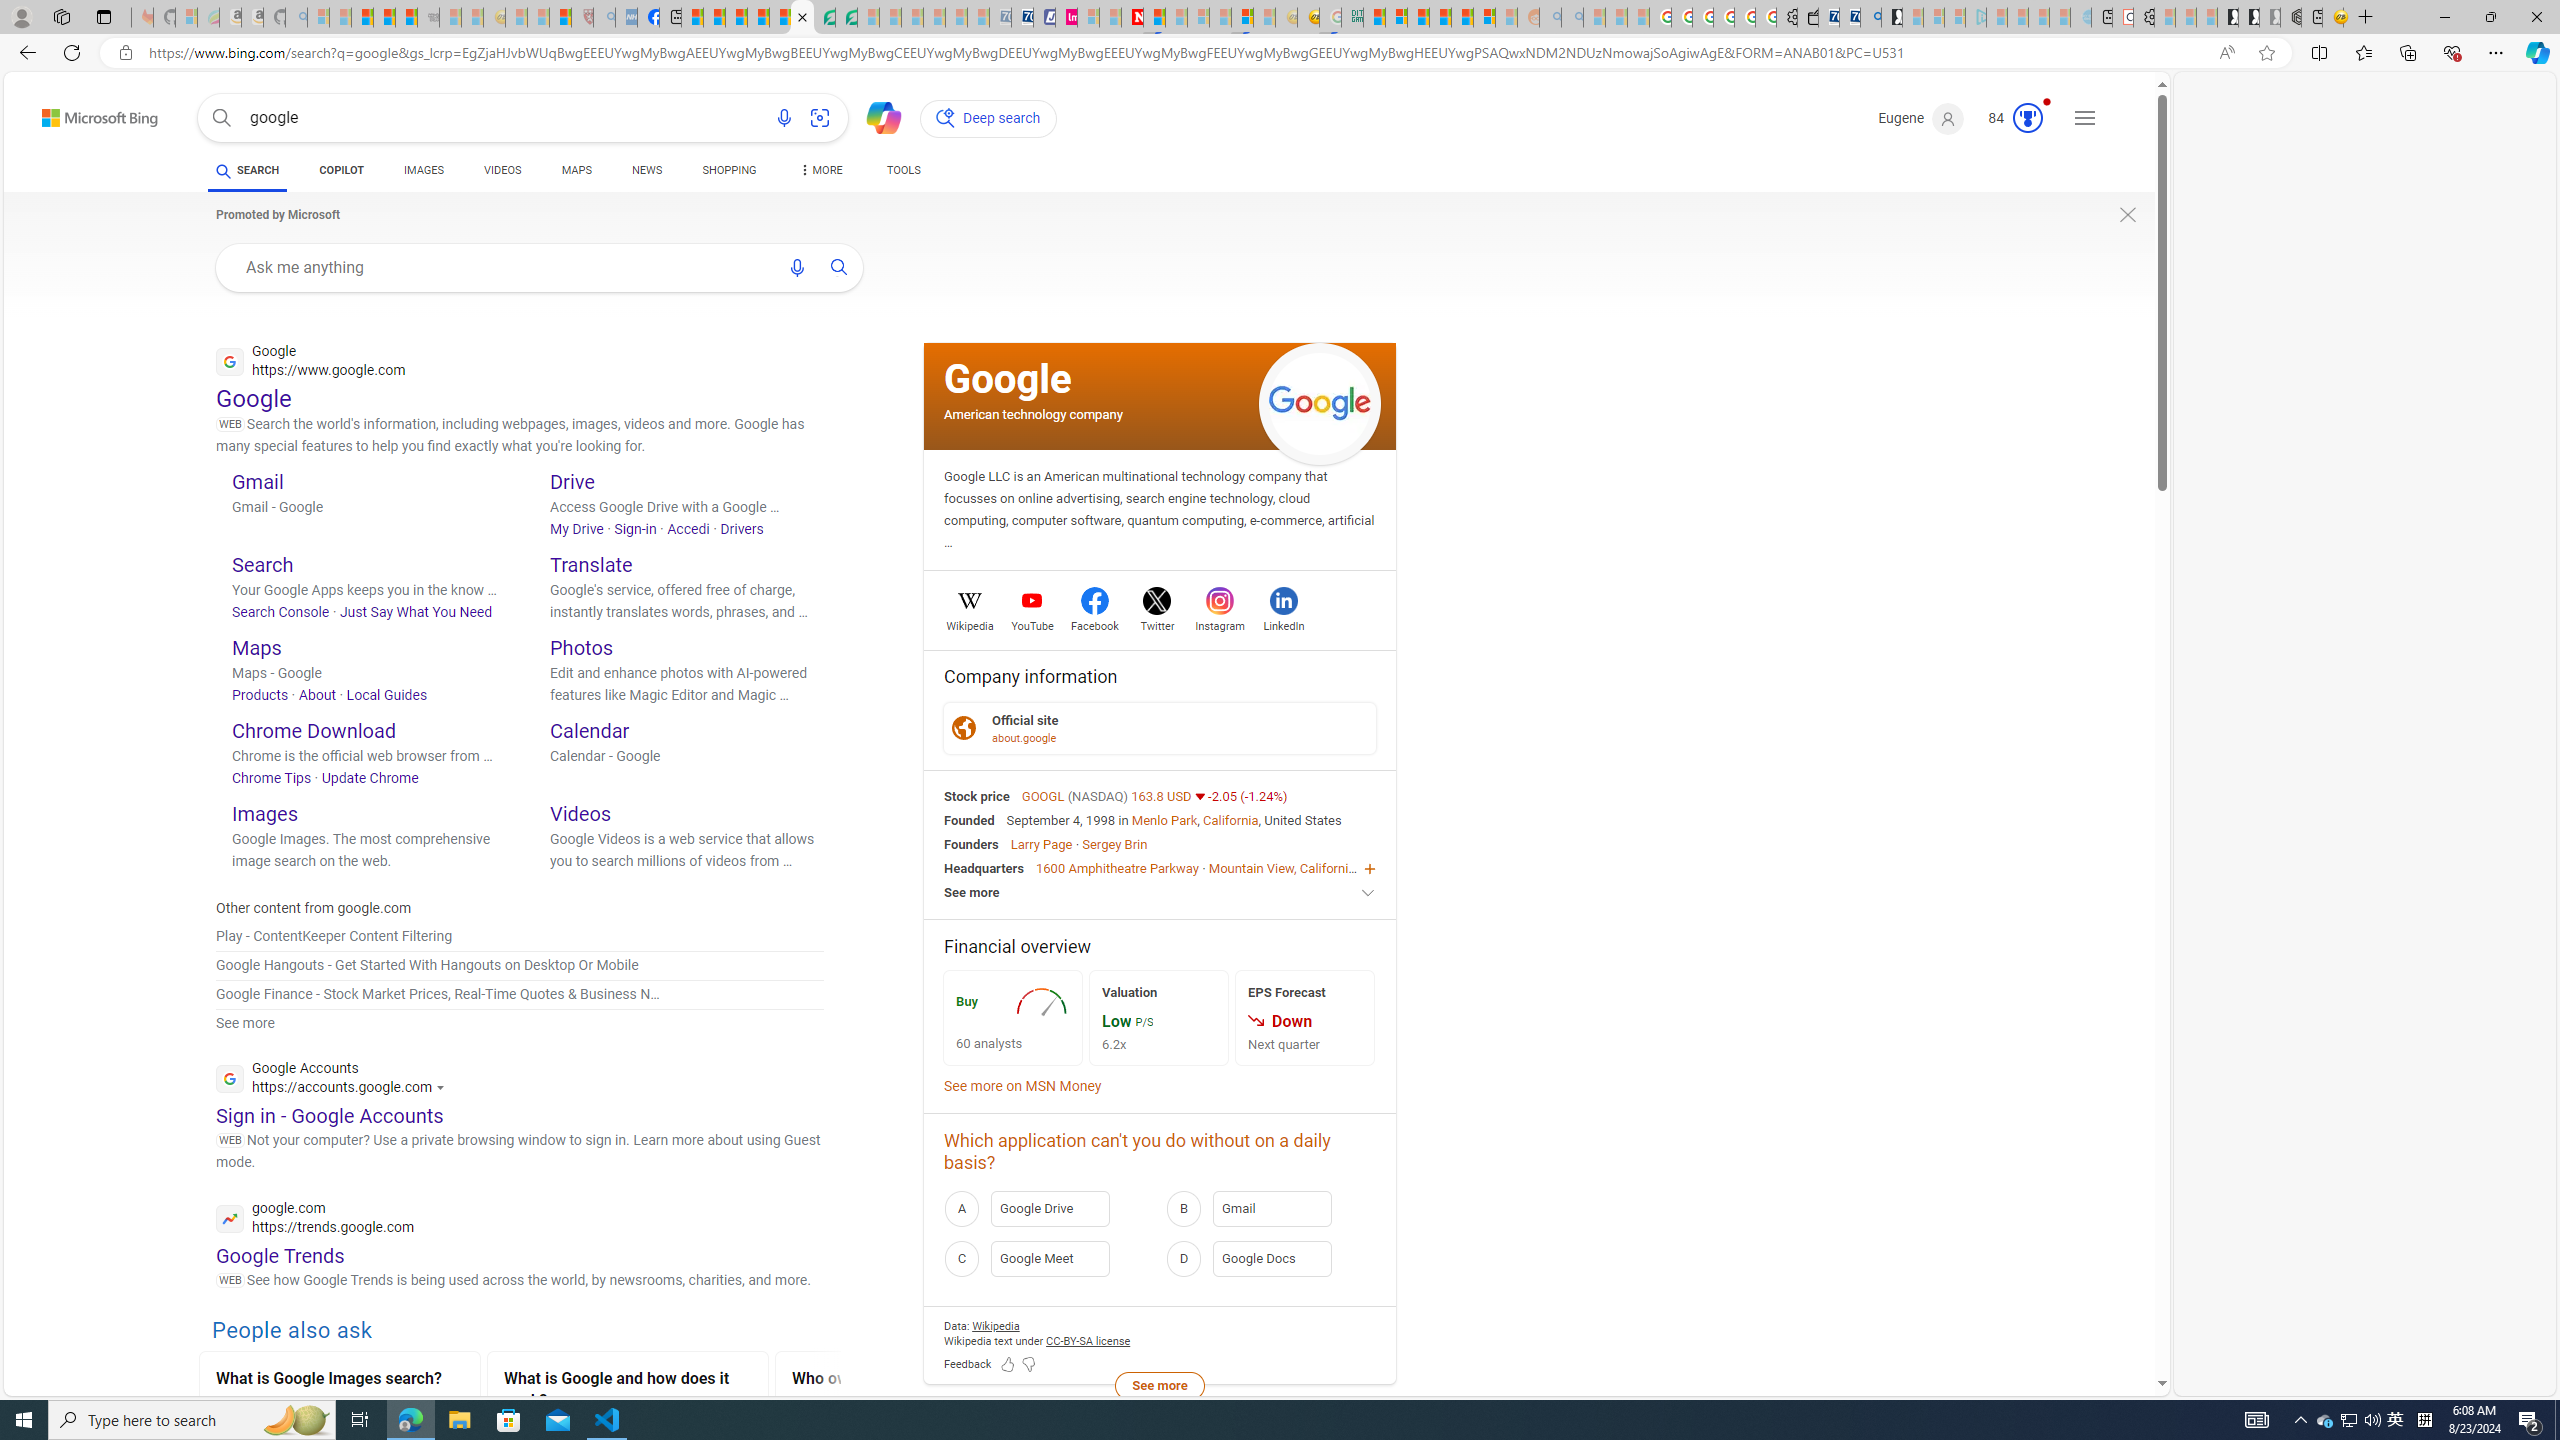 The height and width of the screenshot is (1440, 2560). What do you see at coordinates (415, 612) in the screenshot?
I see `'Just Say What You Need'` at bounding box center [415, 612].